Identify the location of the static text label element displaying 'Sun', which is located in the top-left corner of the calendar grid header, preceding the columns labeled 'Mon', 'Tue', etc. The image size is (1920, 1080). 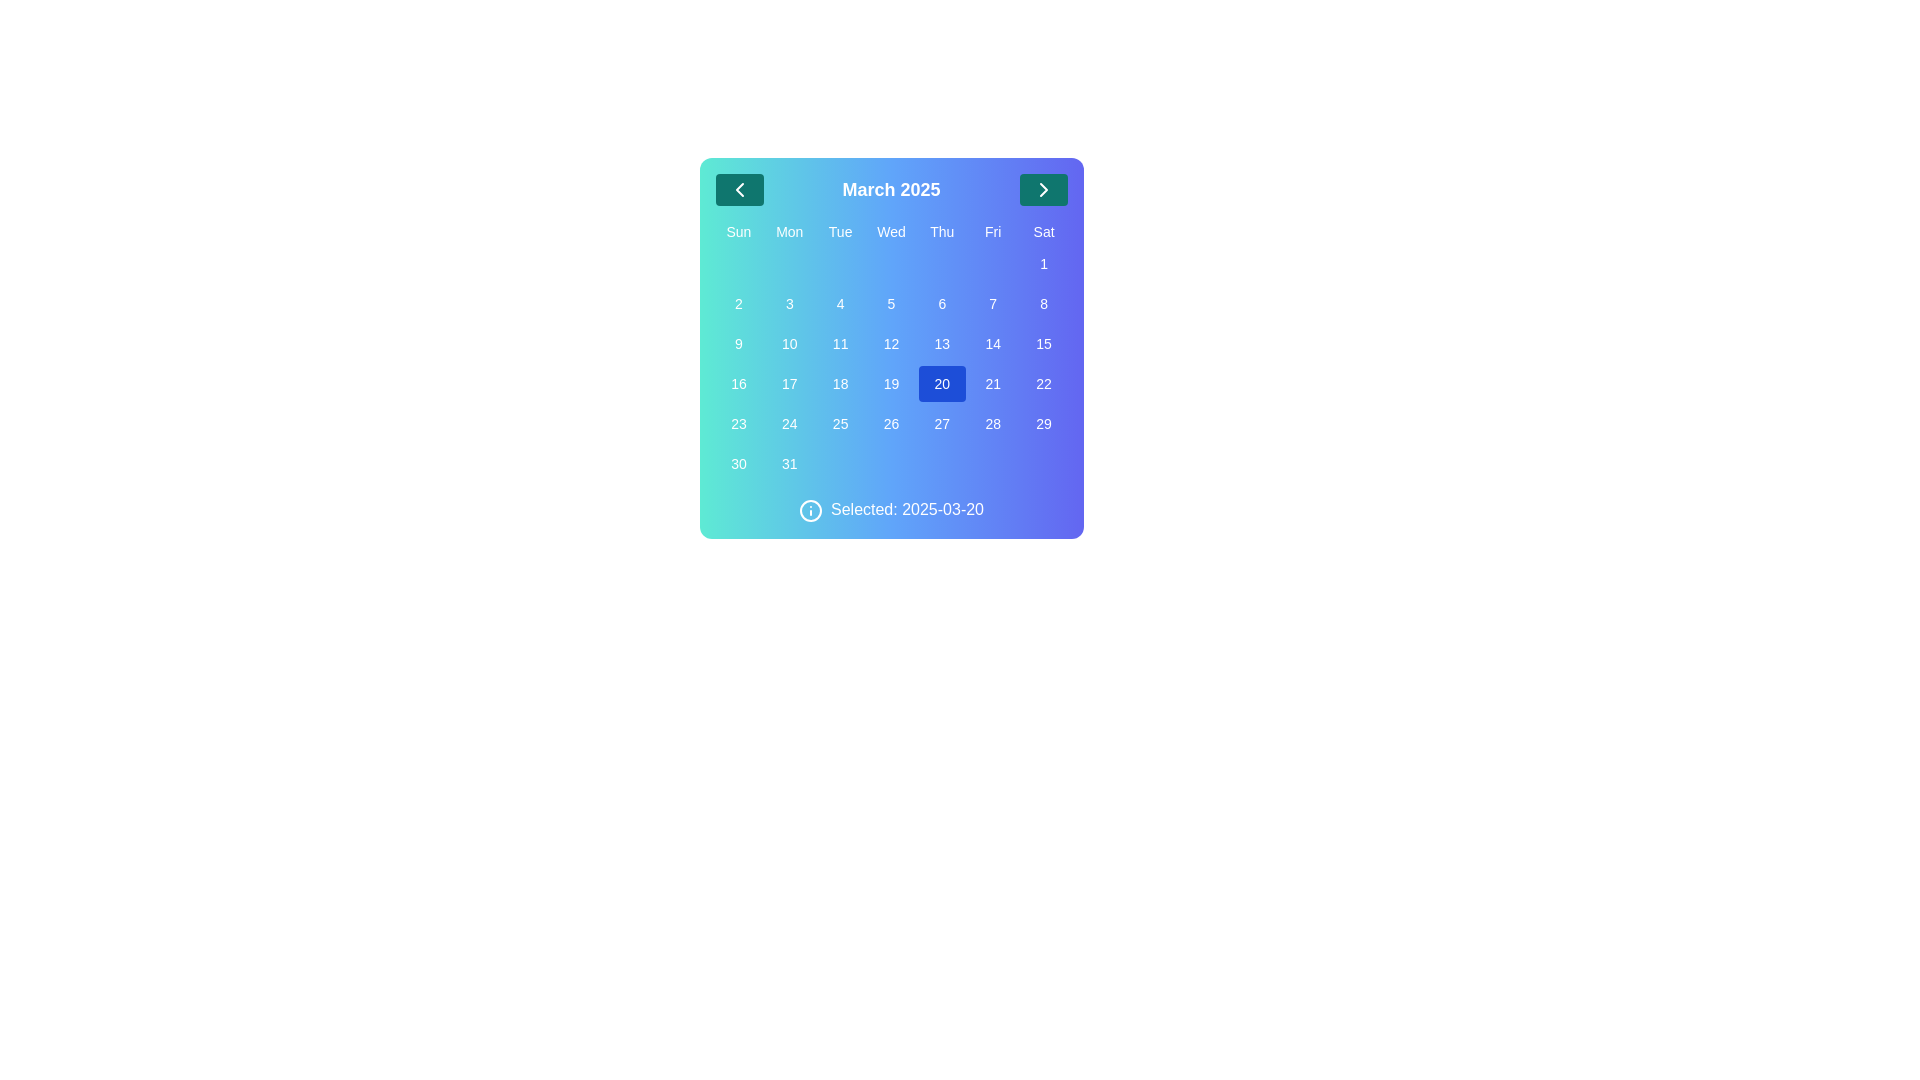
(738, 230).